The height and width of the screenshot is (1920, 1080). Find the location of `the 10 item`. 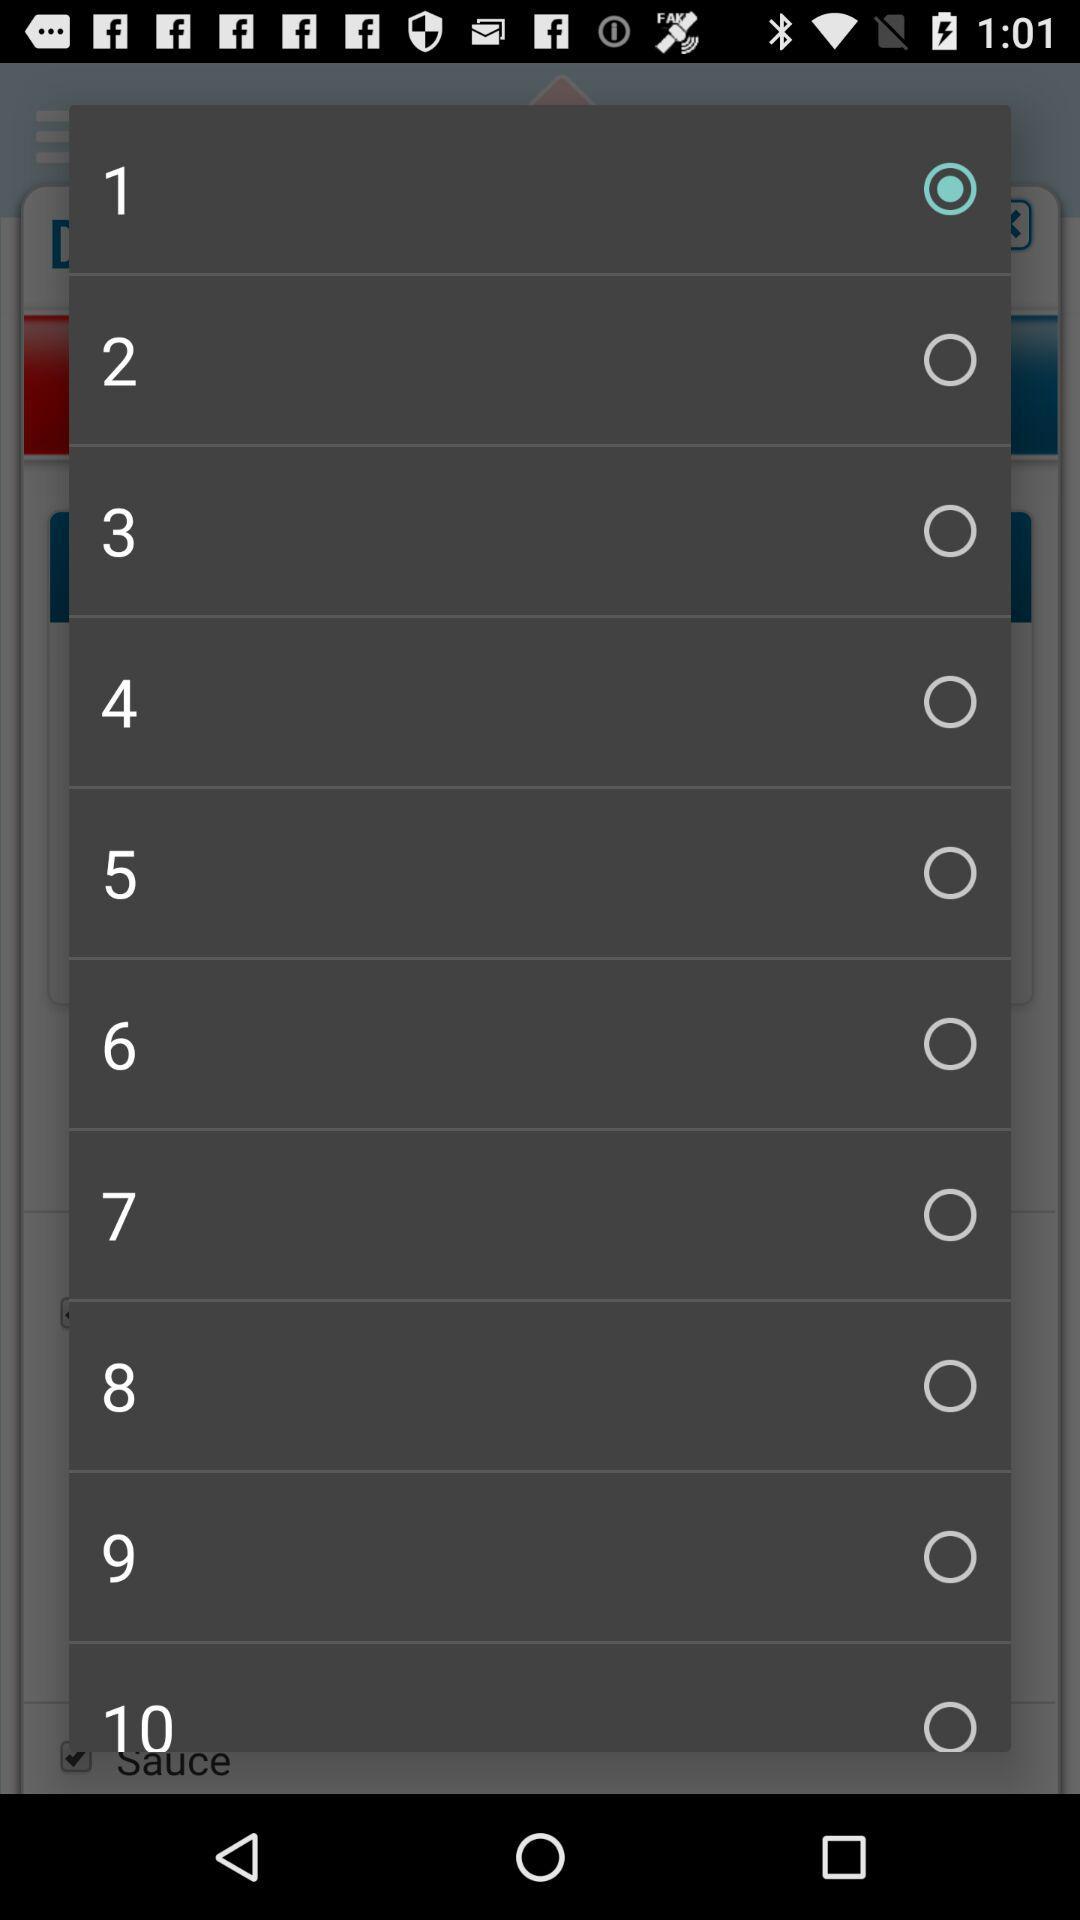

the 10 item is located at coordinates (540, 1697).